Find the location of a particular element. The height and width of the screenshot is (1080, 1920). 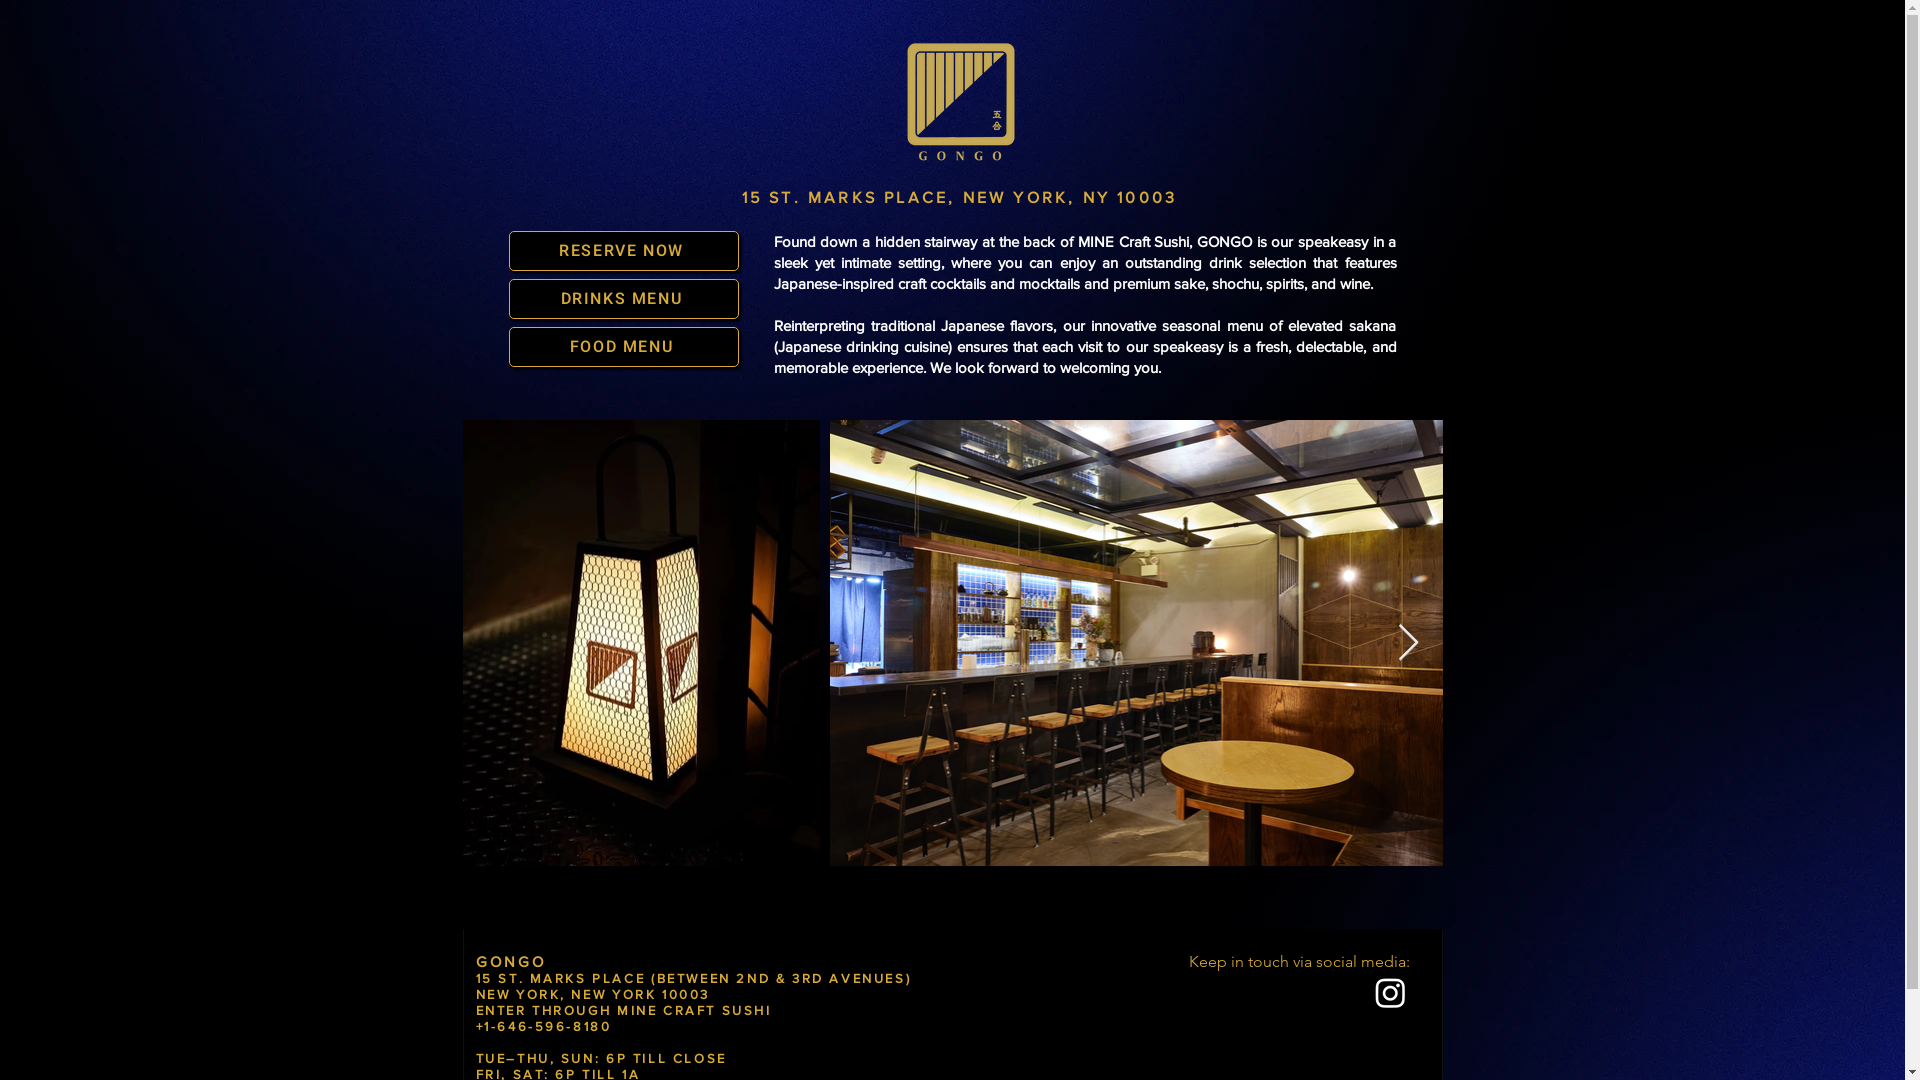

'RESERVE NOW' is located at coordinates (622, 249).